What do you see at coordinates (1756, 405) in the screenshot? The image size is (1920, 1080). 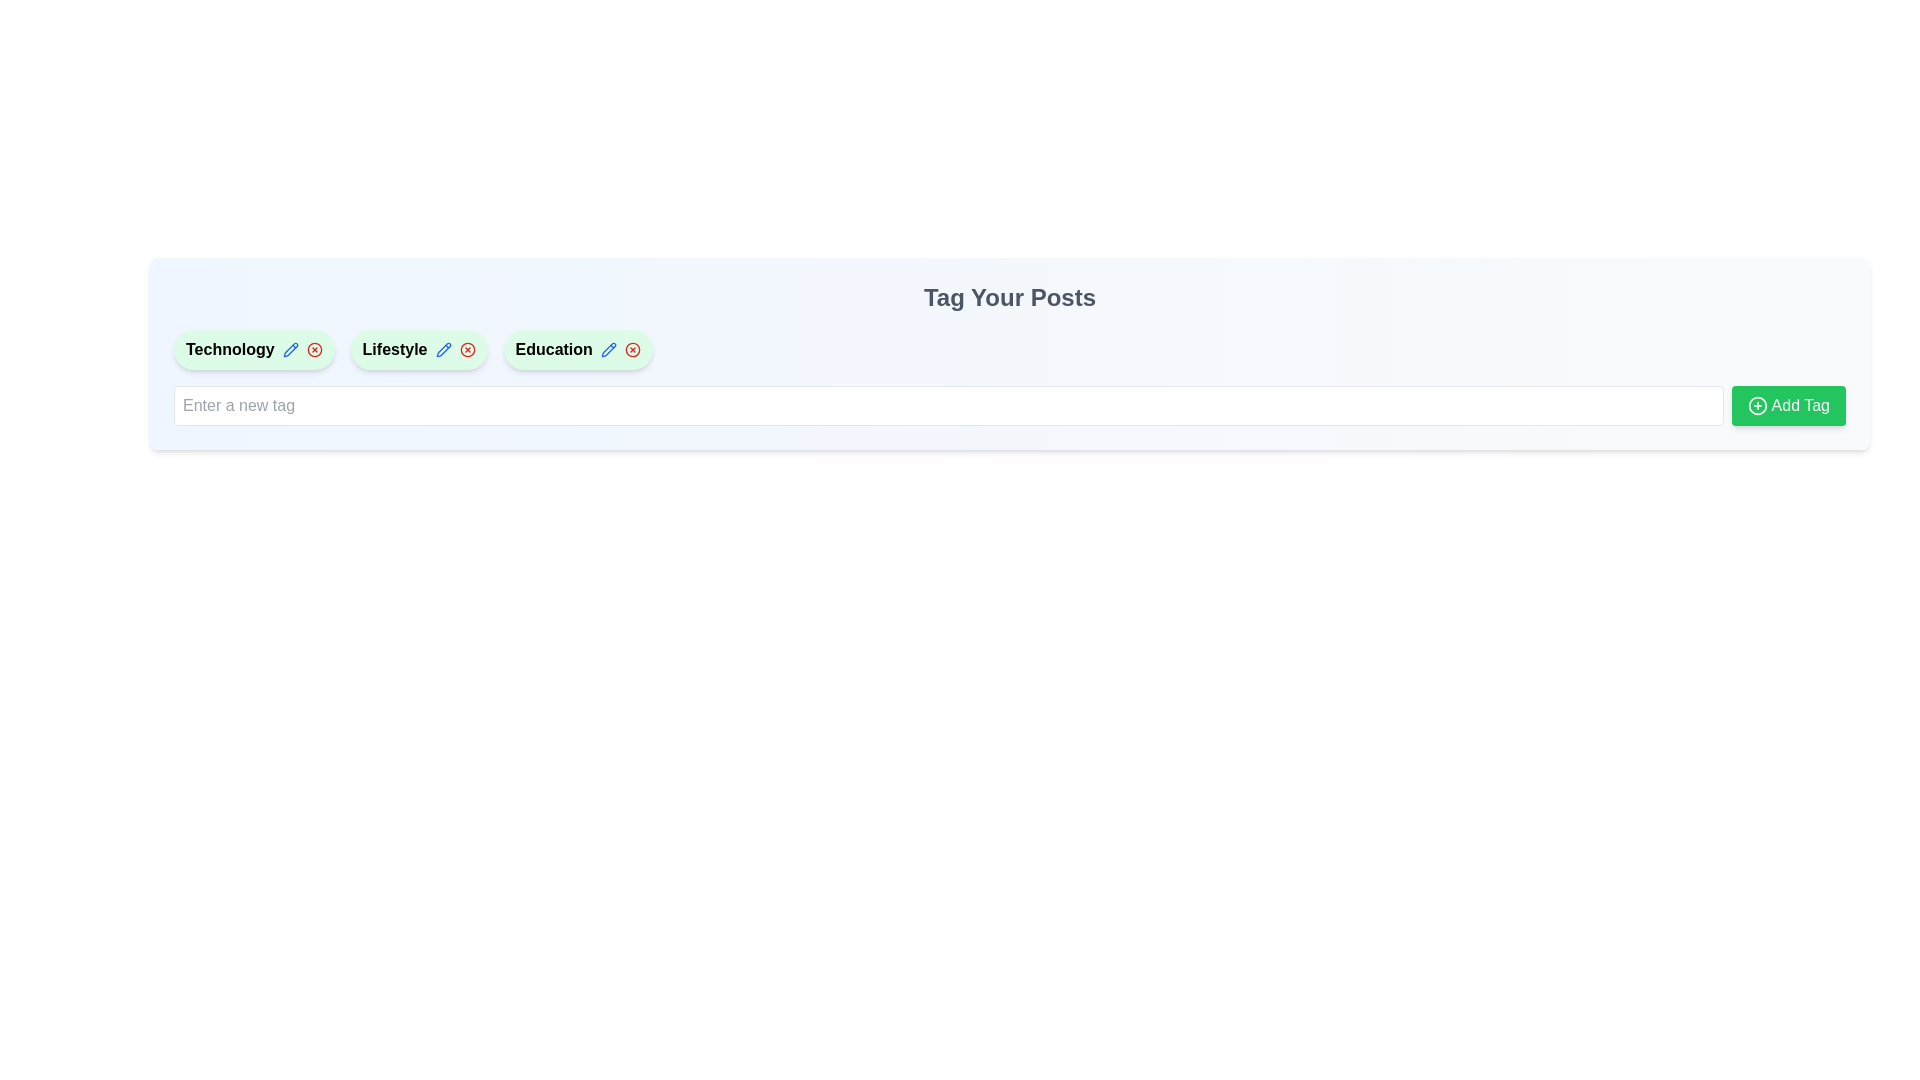 I see `the circular plus symbol icon that indicates the ability to add new tags, located within the 'Add Tag' button in the bottom-right area of the interface` at bounding box center [1756, 405].